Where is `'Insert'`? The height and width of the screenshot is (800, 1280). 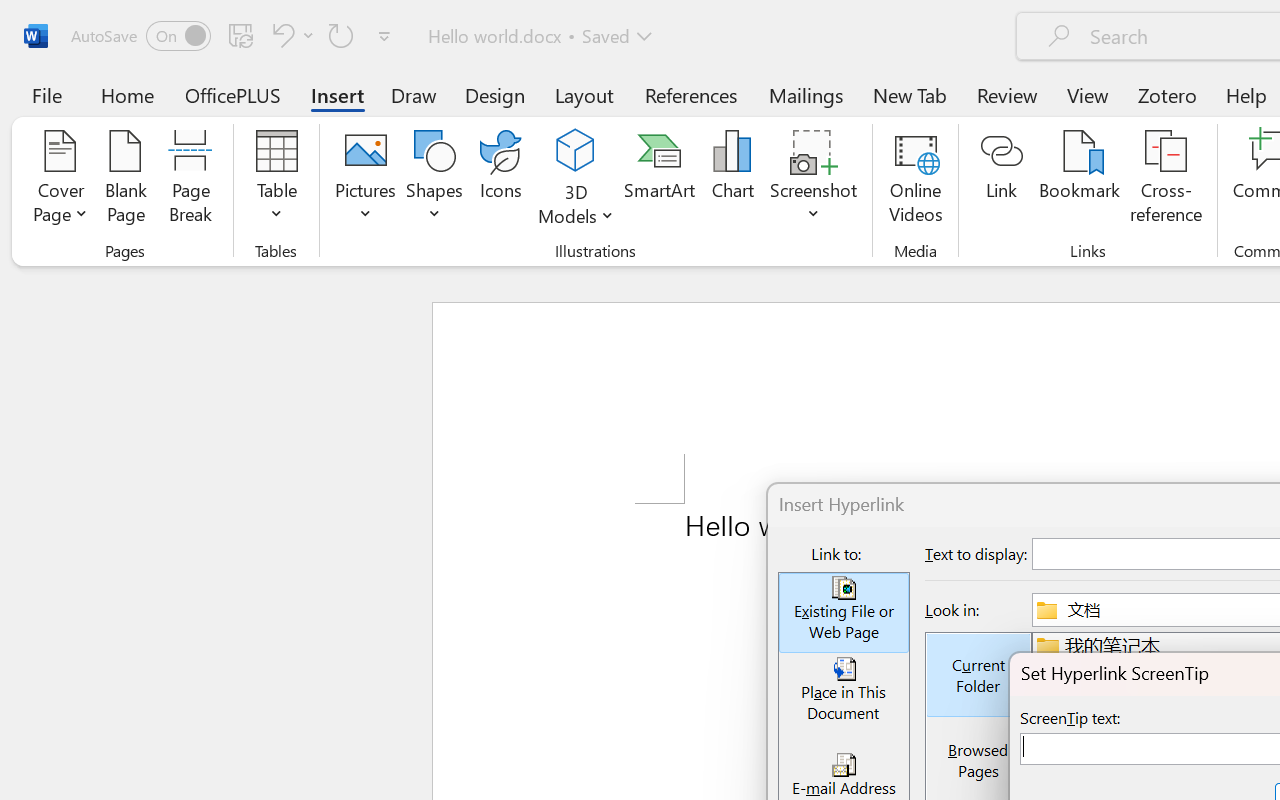 'Insert' is located at coordinates (337, 94).